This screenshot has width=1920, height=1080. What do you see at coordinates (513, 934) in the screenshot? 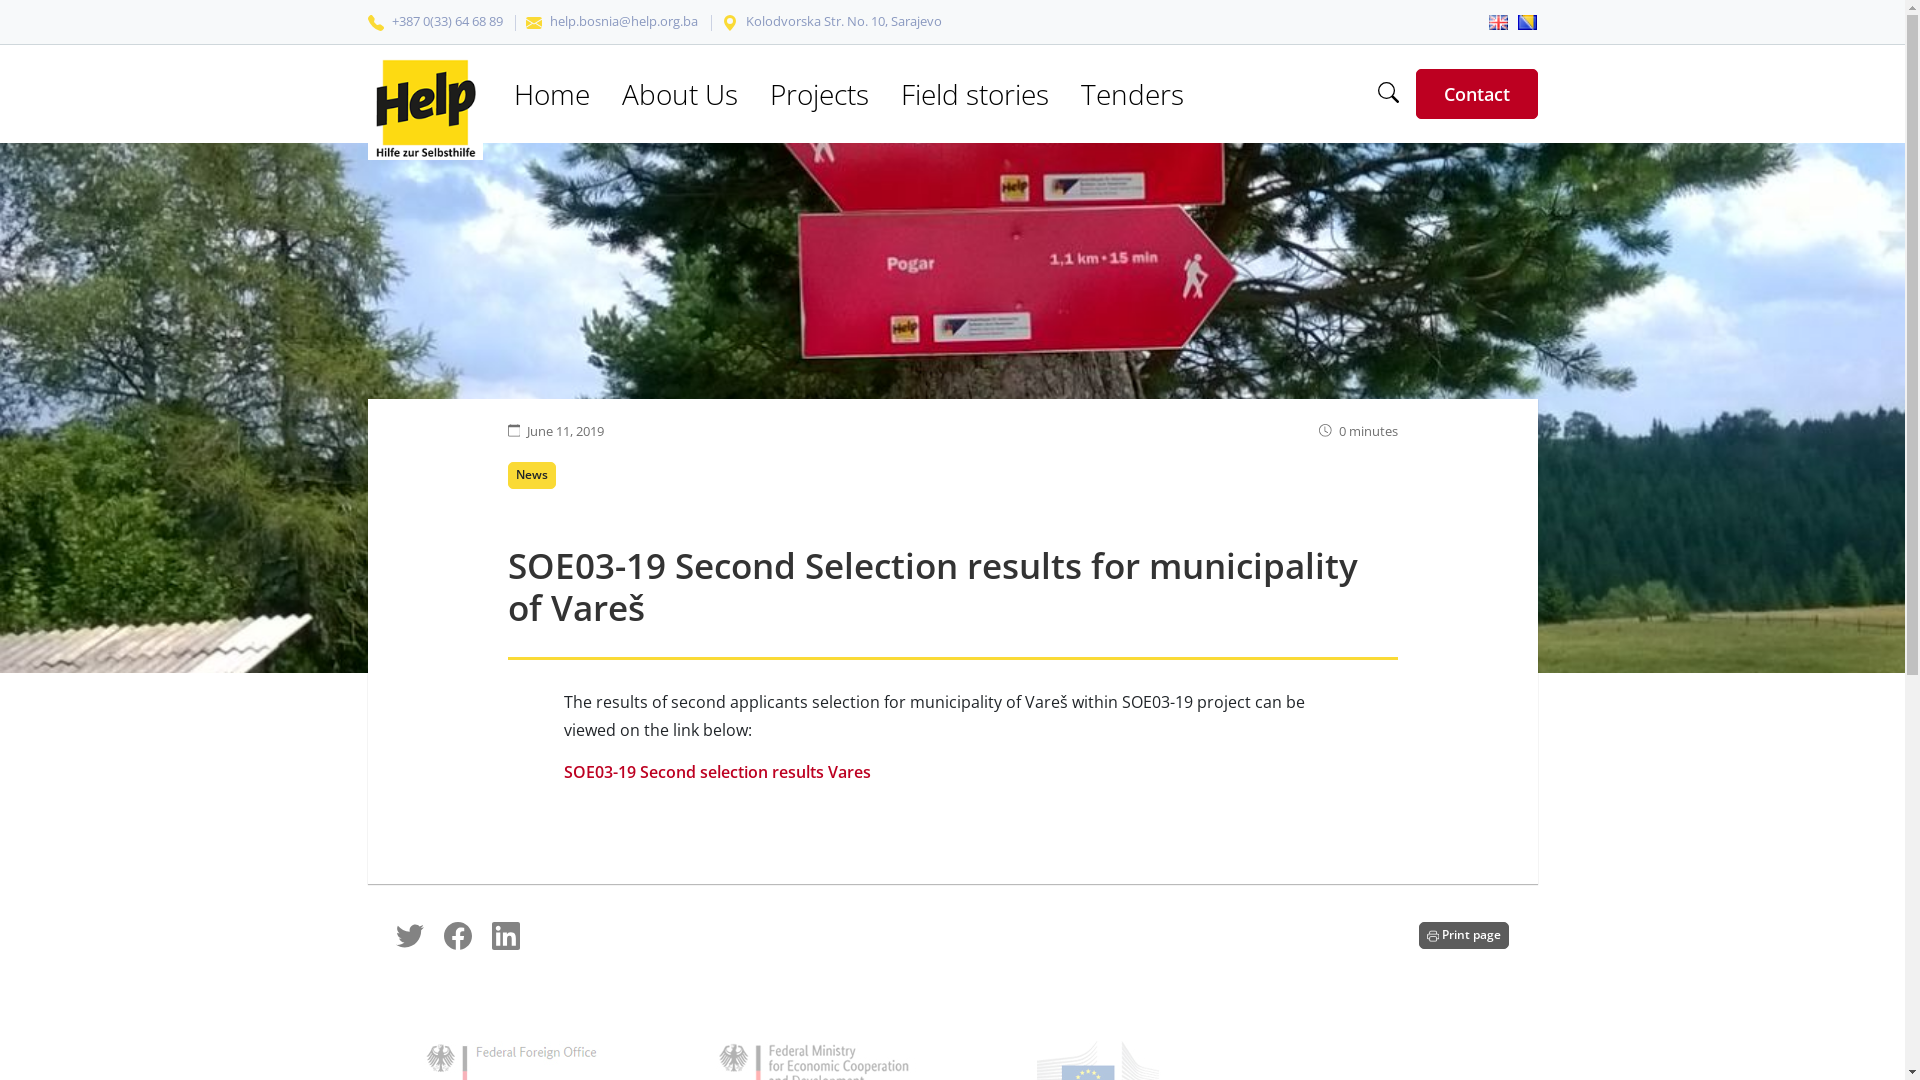
I see `'Share on LinkedIn'` at bounding box center [513, 934].